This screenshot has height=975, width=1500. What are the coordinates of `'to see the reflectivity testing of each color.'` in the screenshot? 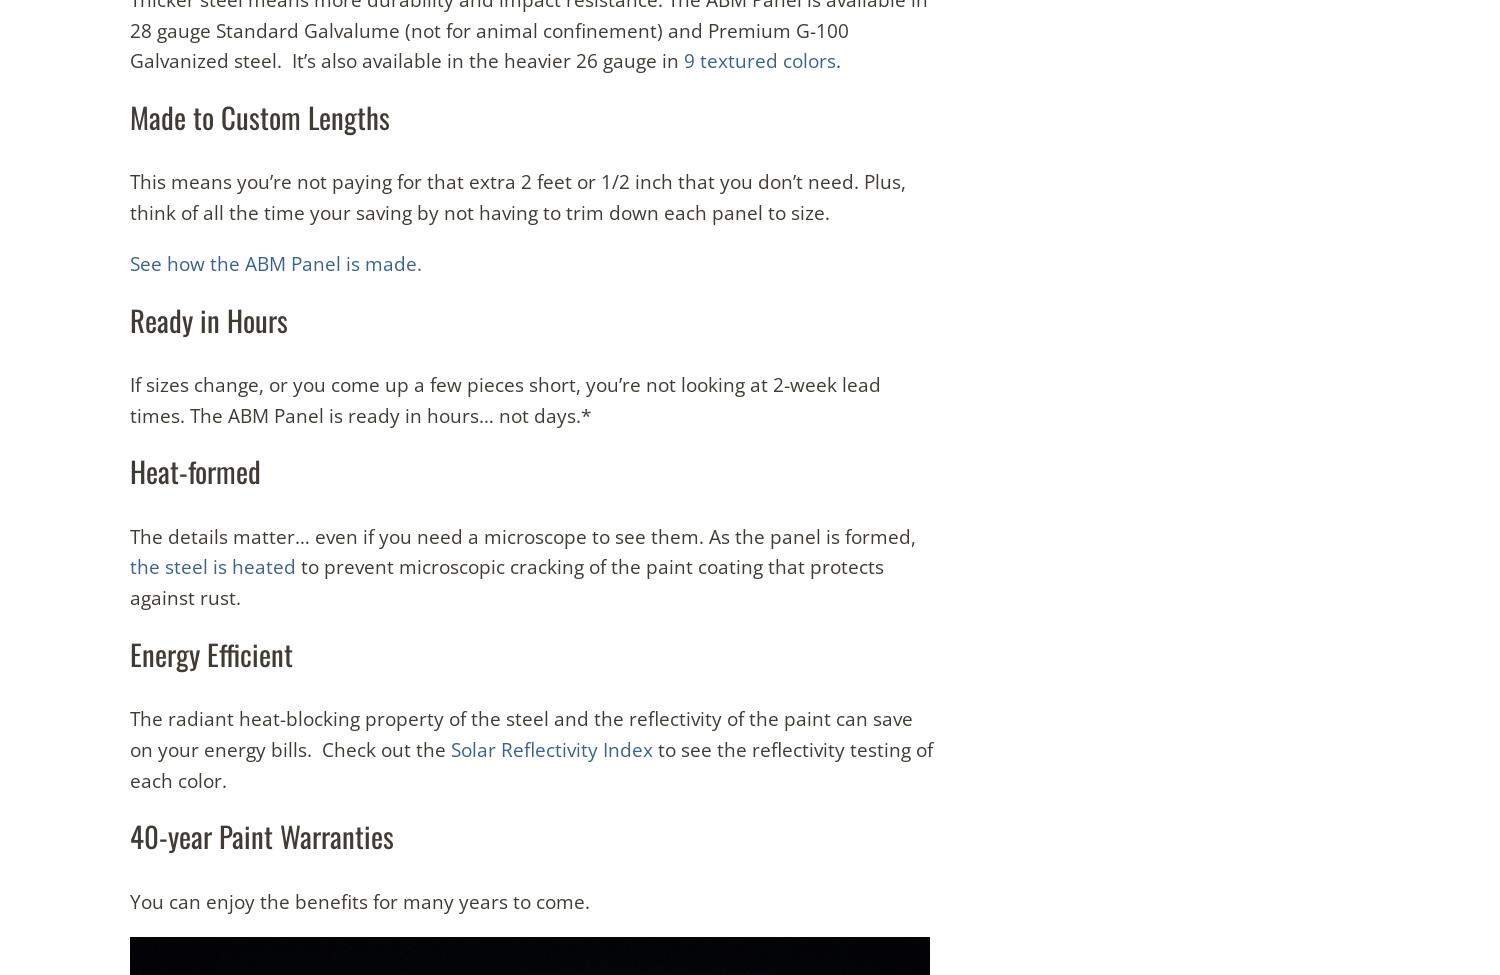 It's located at (531, 763).